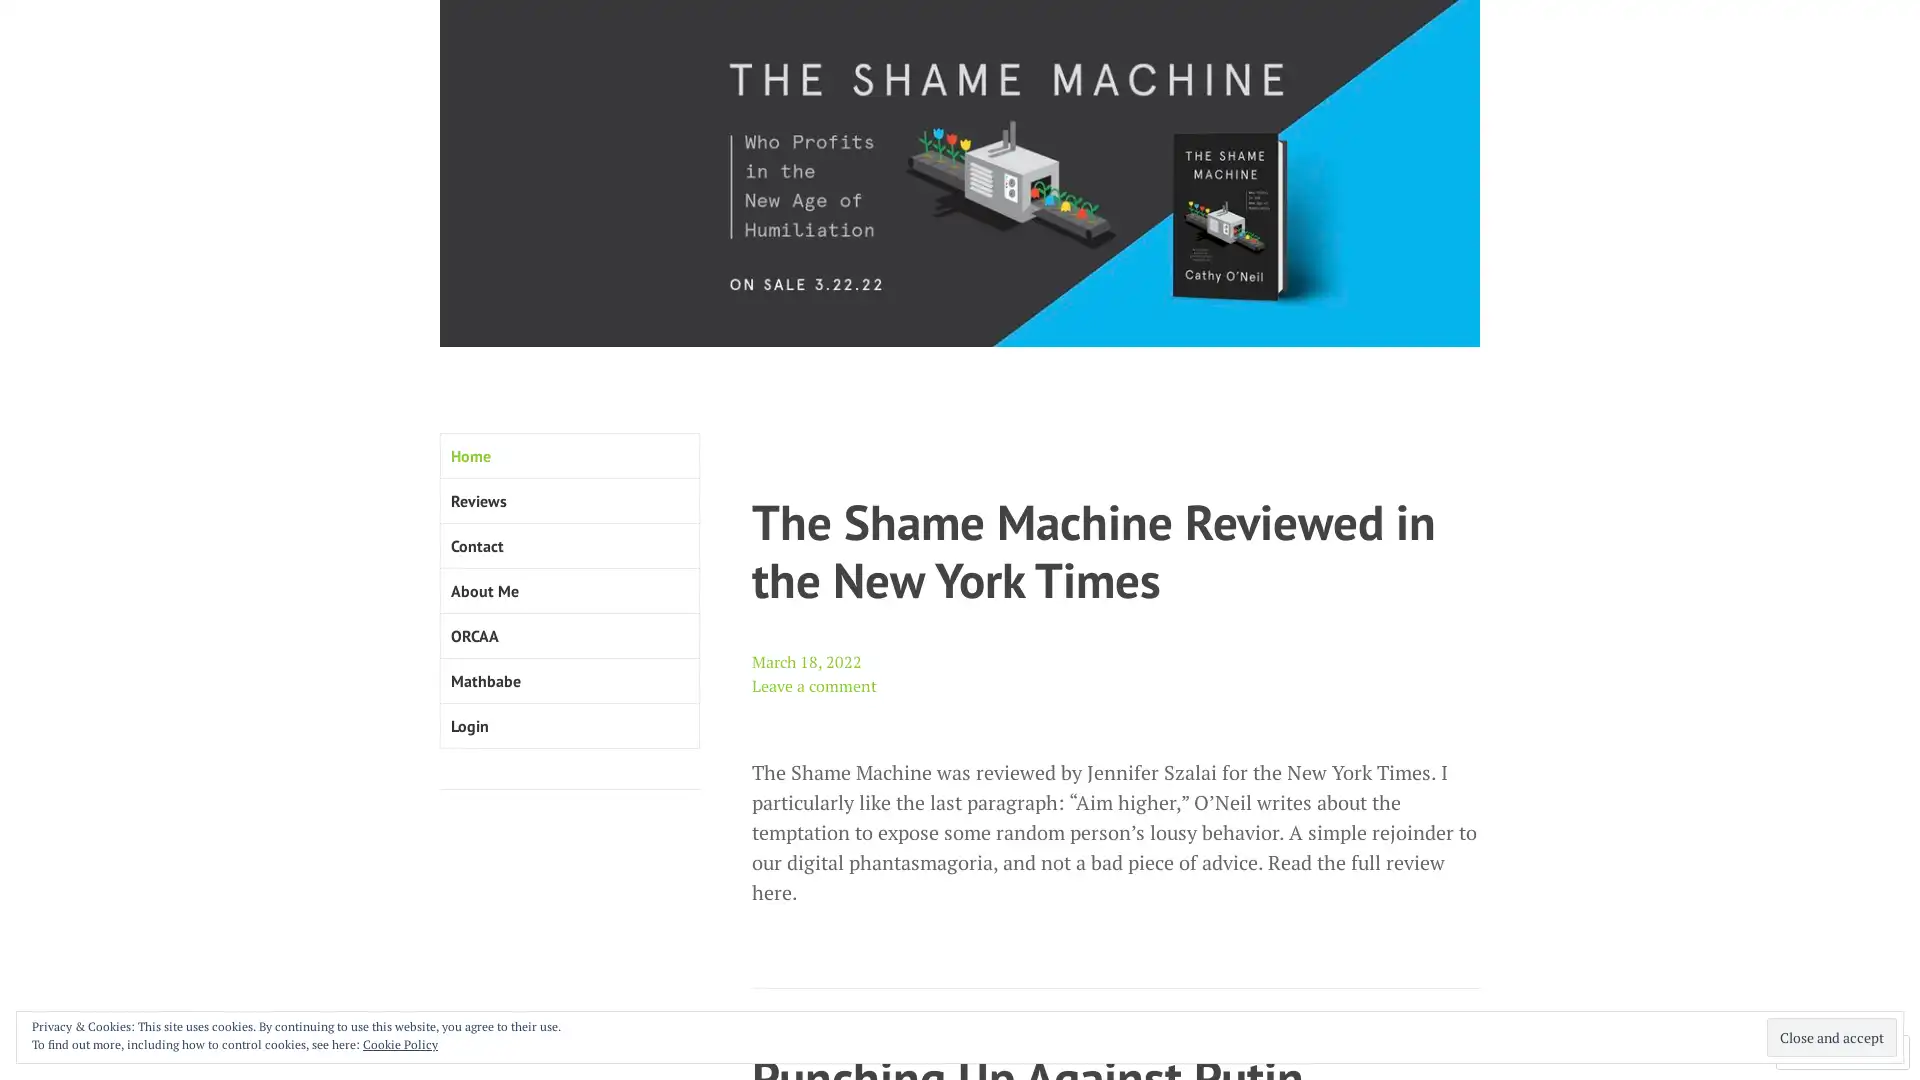 The image size is (1920, 1080). What do you see at coordinates (1832, 1036) in the screenshot?
I see `Close and accept` at bounding box center [1832, 1036].